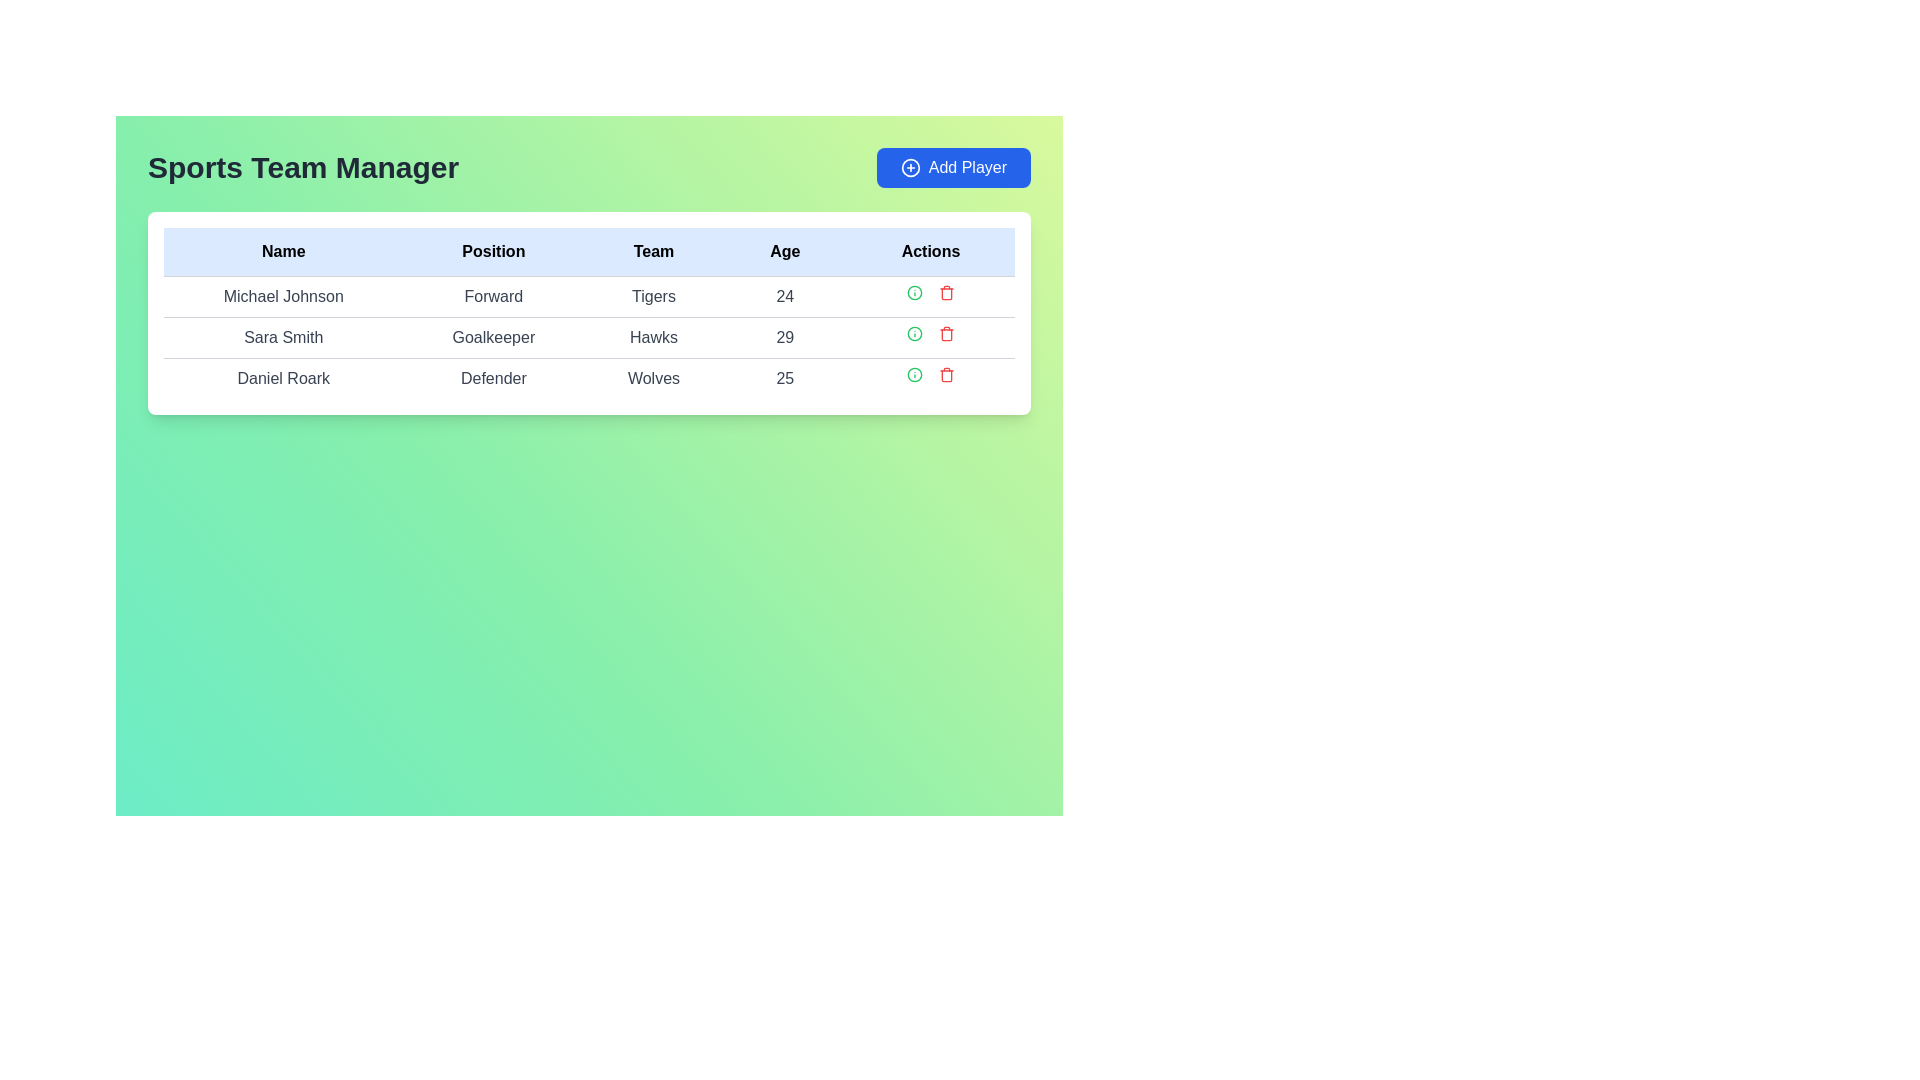 Image resolution: width=1920 pixels, height=1080 pixels. What do you see at coordinates (653, 297) in the screenshot?
I see `the text label displaying the team name 'Tigers' associated with the player 'Michael Johnson' in the third column of the table` at bounding box center [653, 297].